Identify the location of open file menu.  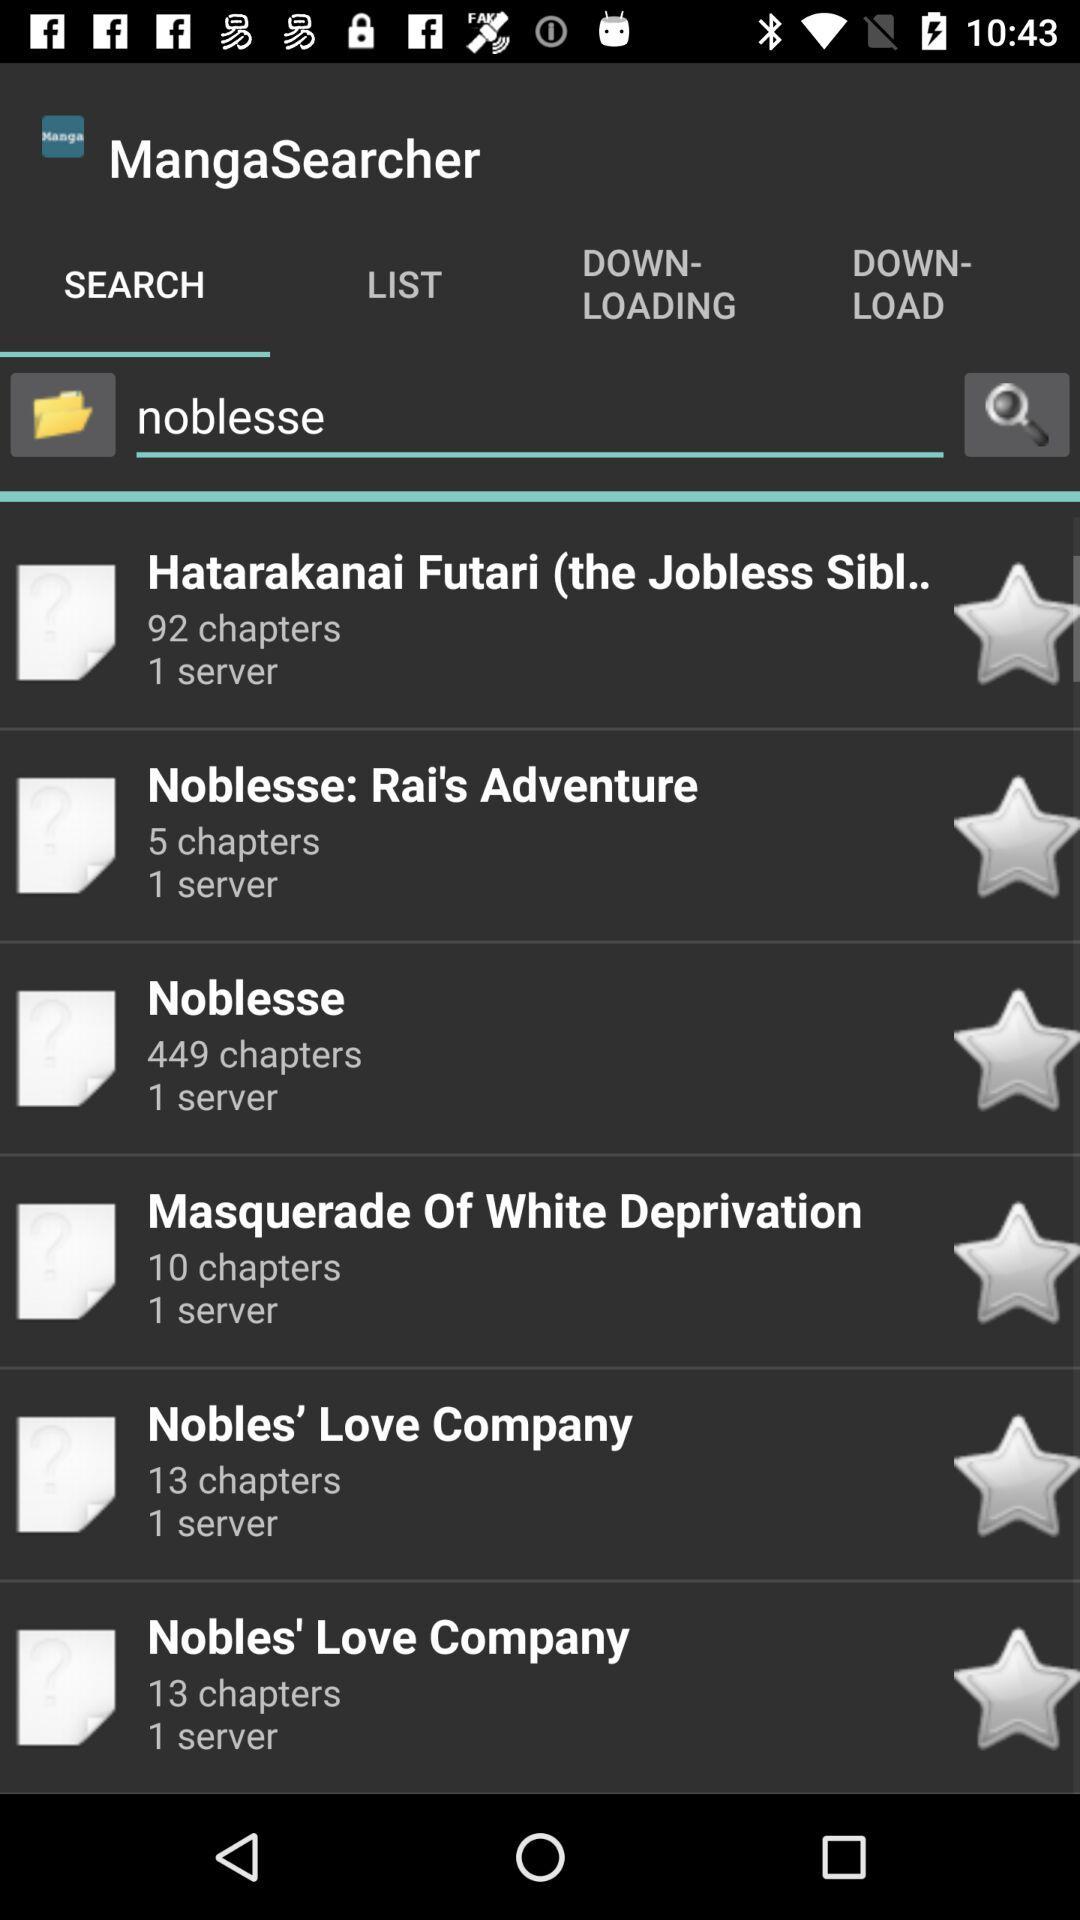
(61, 413).